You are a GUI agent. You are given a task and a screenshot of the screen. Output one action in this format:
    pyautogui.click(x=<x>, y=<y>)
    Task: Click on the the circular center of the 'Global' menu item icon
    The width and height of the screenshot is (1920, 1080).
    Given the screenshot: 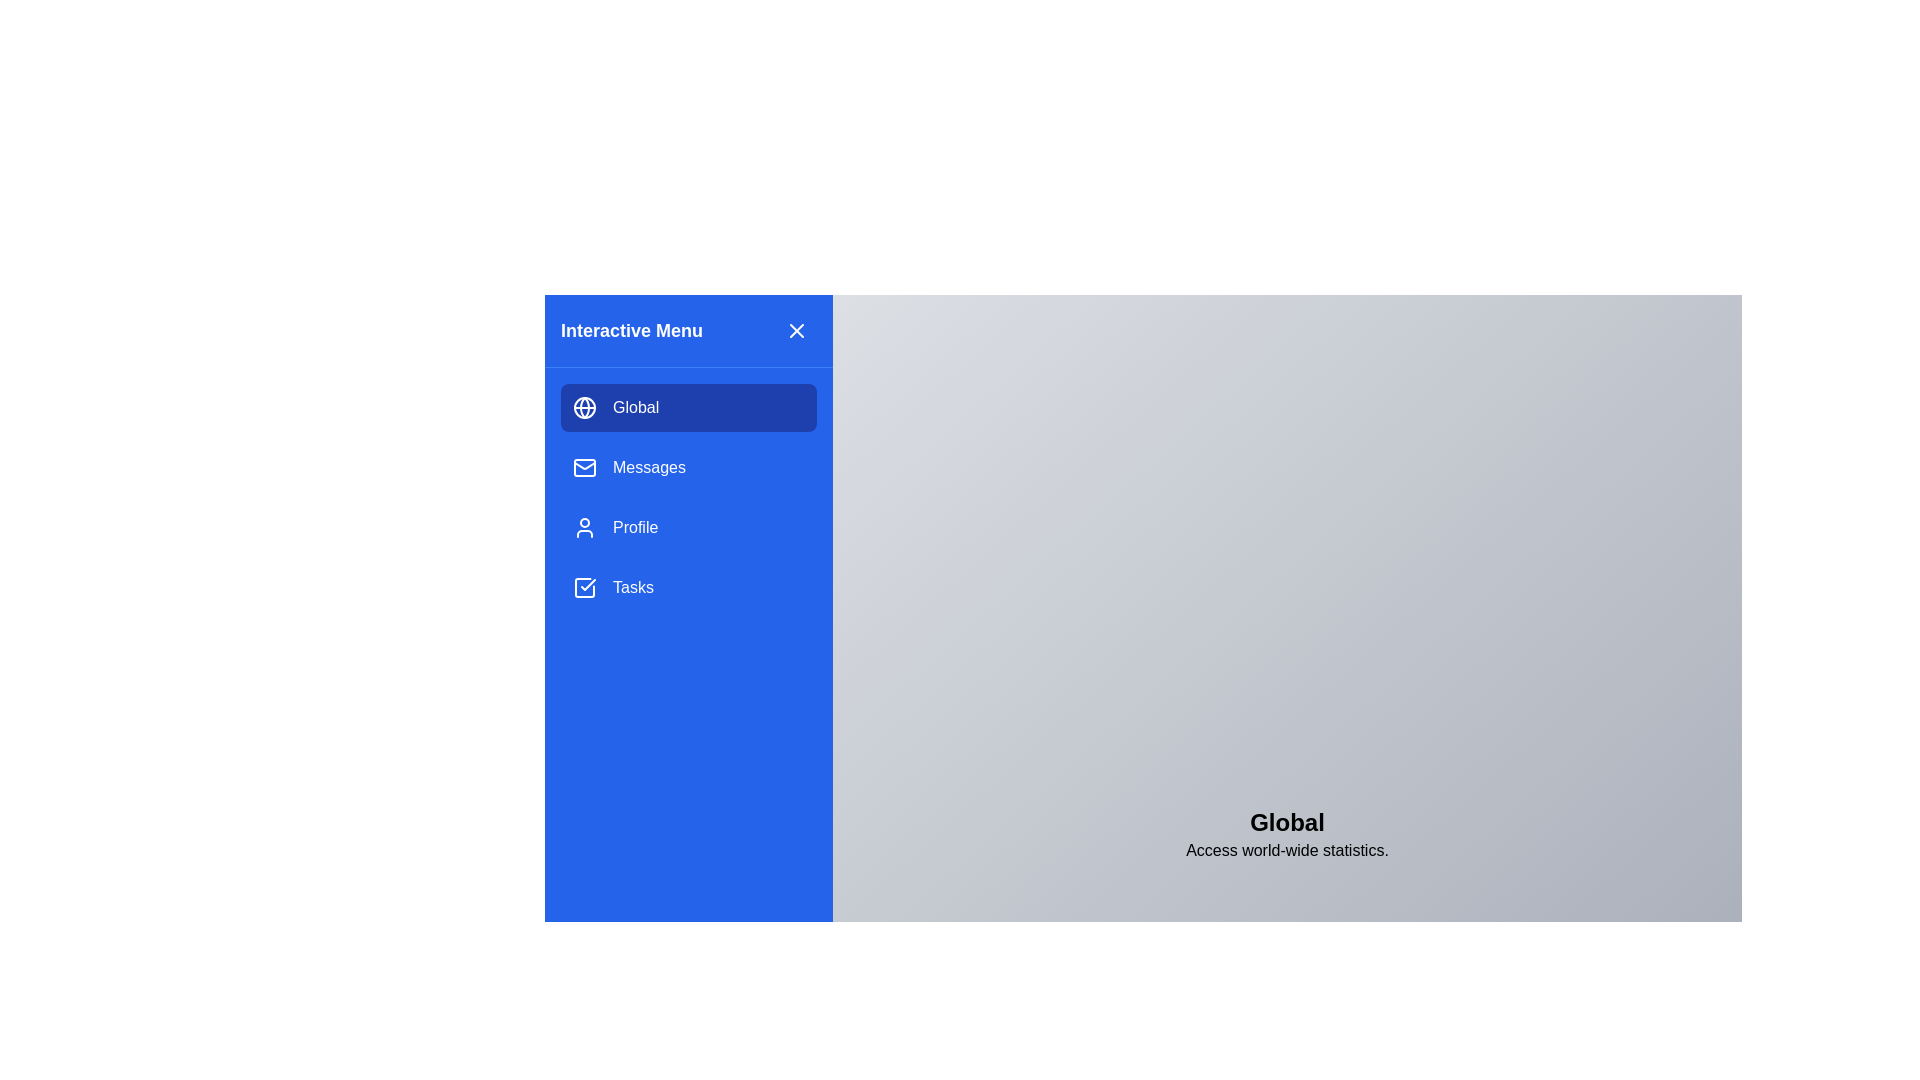 What is the action you would take?
    pyautogui.click(x=584, y=407)
    